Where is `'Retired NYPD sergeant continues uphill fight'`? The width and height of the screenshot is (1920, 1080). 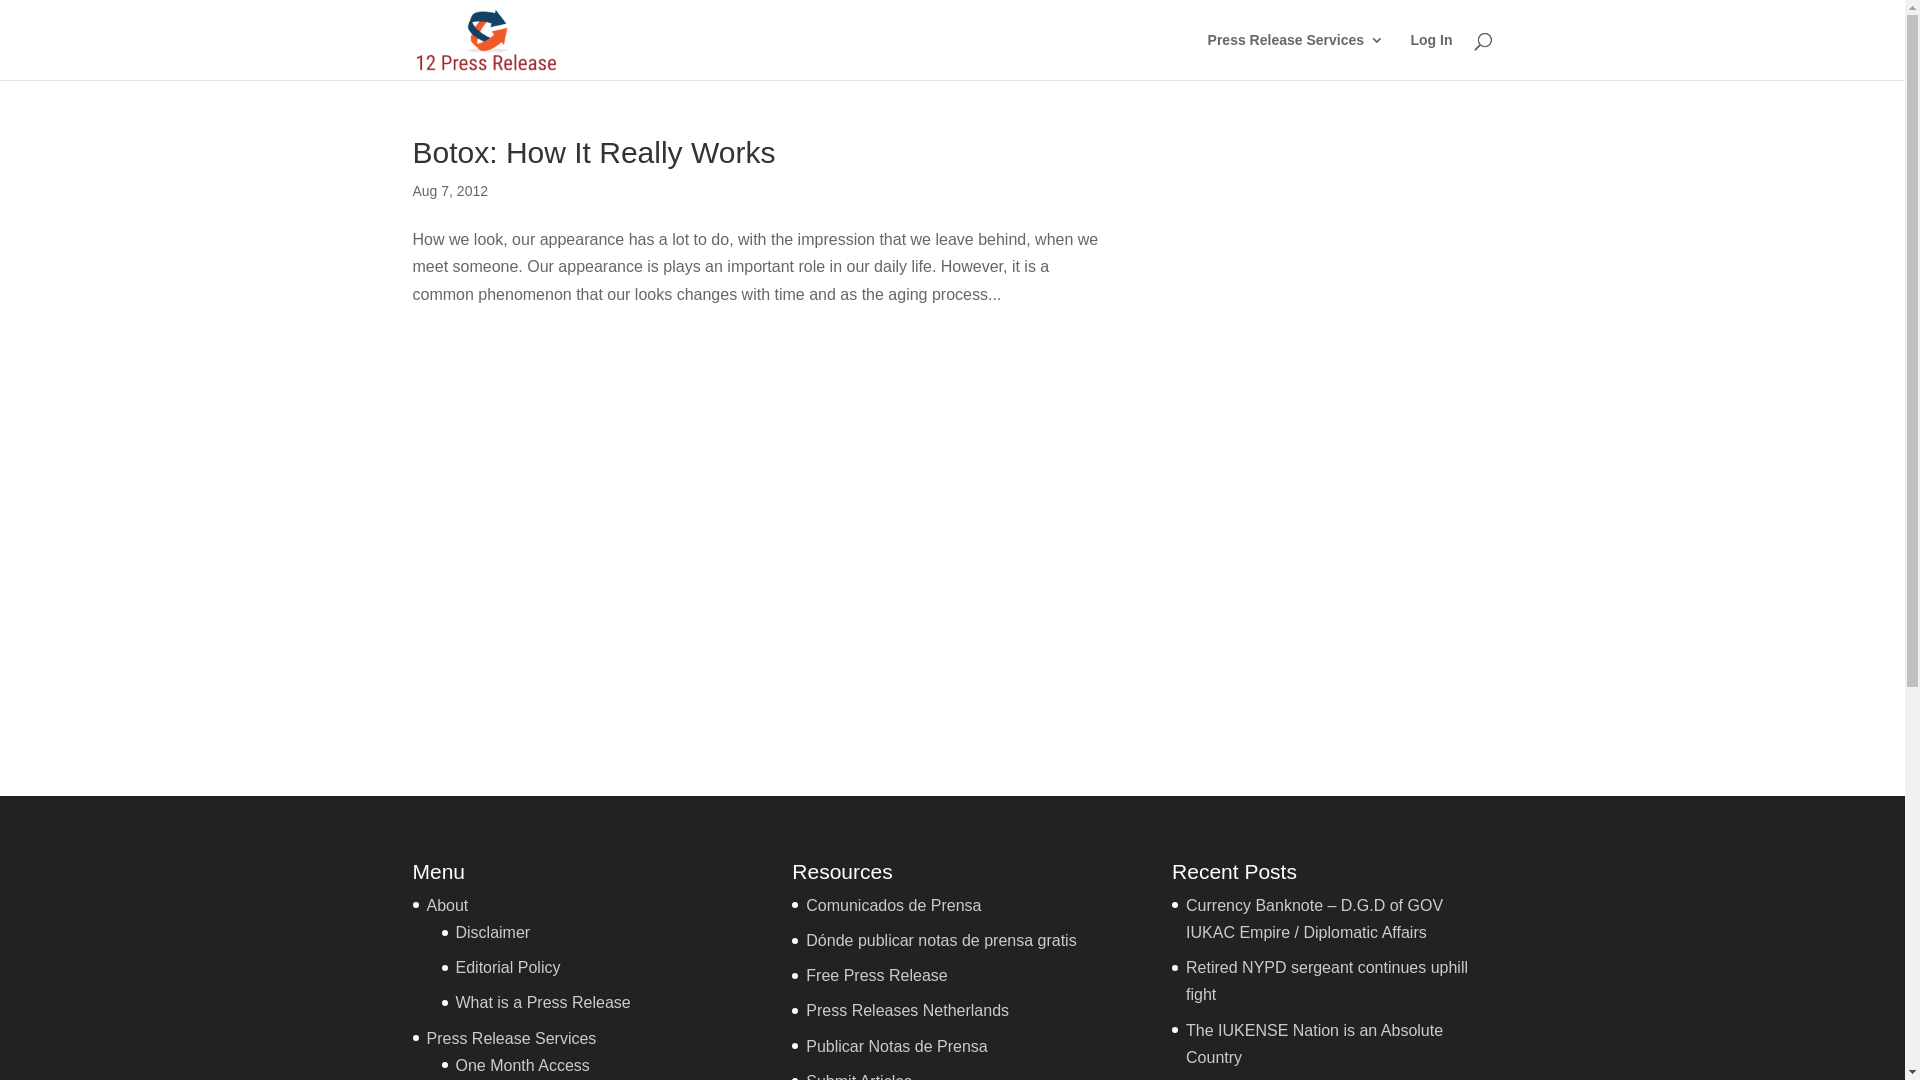
'Retired NYPD sergeant continues uphill fight' is located at coordinates (1326, 979).